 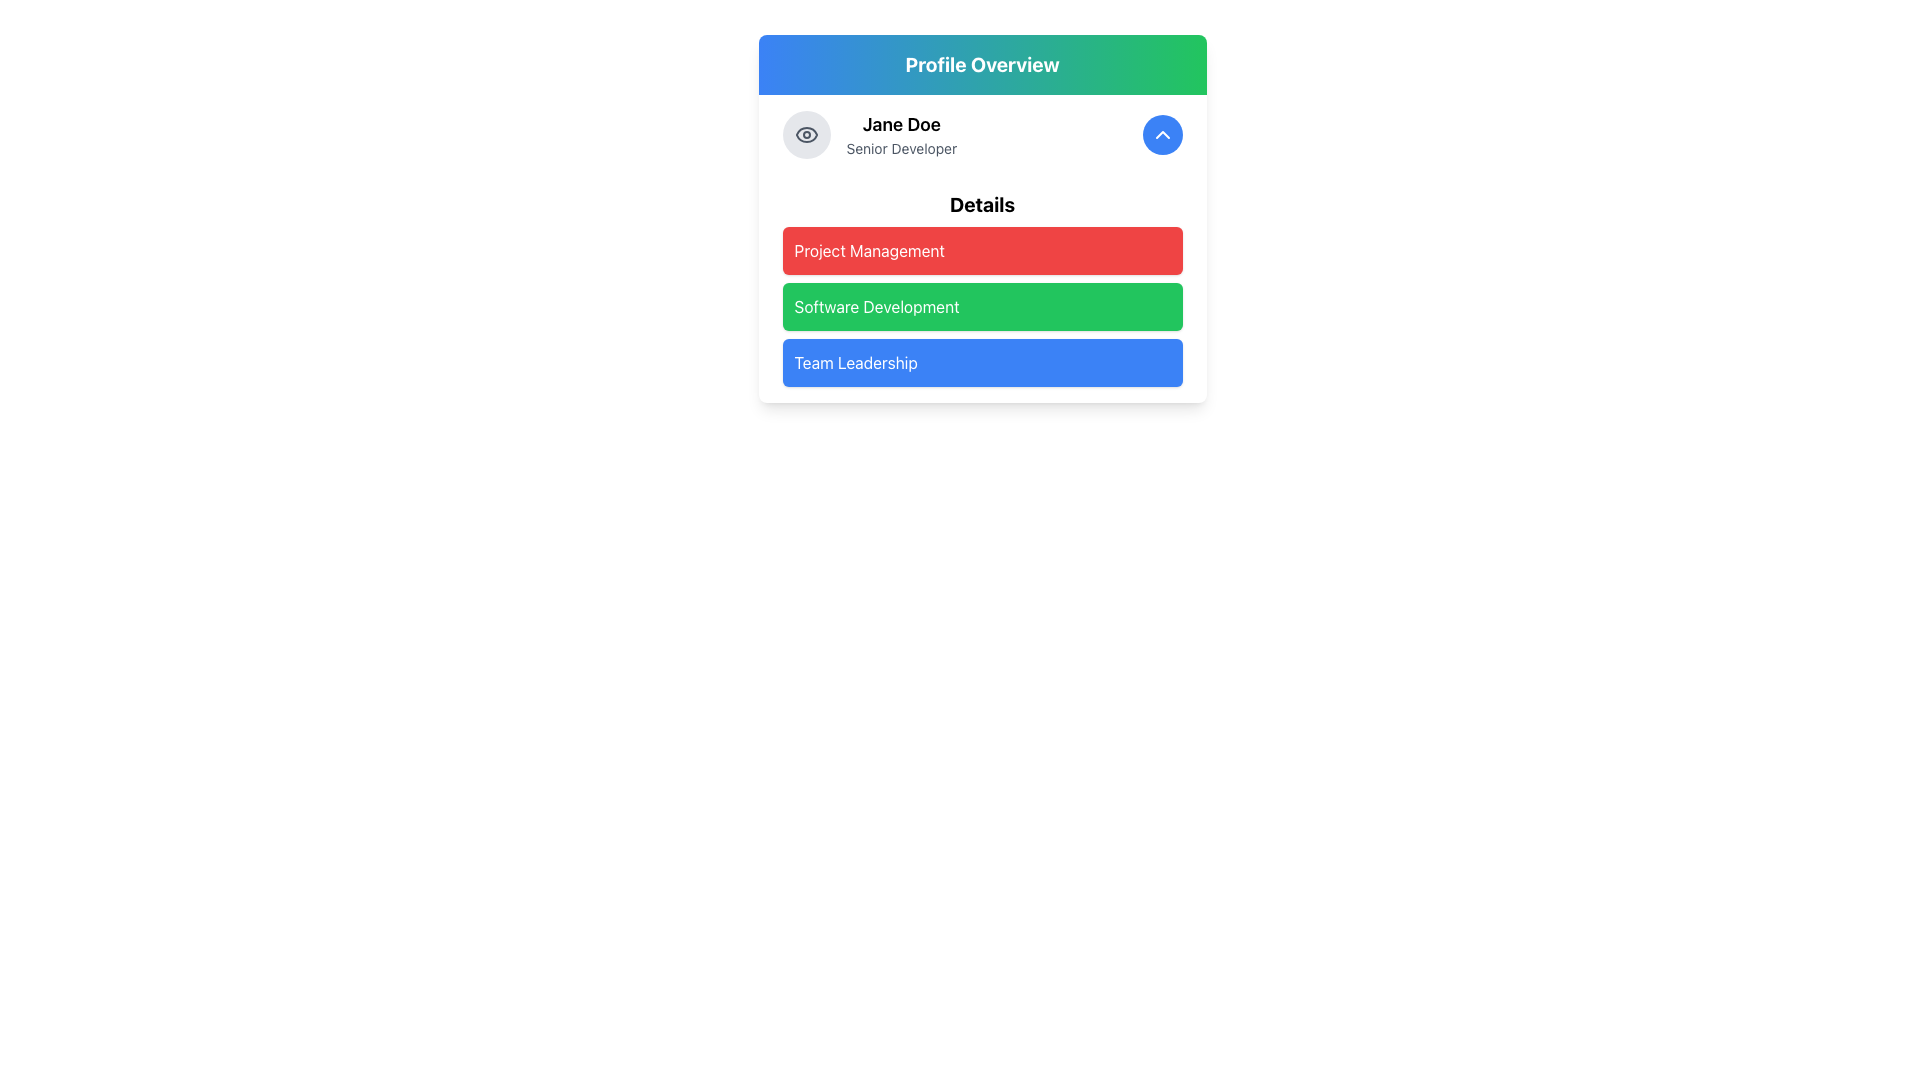 I want to click on the eye-shaped visibility indicator icon for keyboard interaction, located towards the left section of the profile header, so click(x=806, y=135).